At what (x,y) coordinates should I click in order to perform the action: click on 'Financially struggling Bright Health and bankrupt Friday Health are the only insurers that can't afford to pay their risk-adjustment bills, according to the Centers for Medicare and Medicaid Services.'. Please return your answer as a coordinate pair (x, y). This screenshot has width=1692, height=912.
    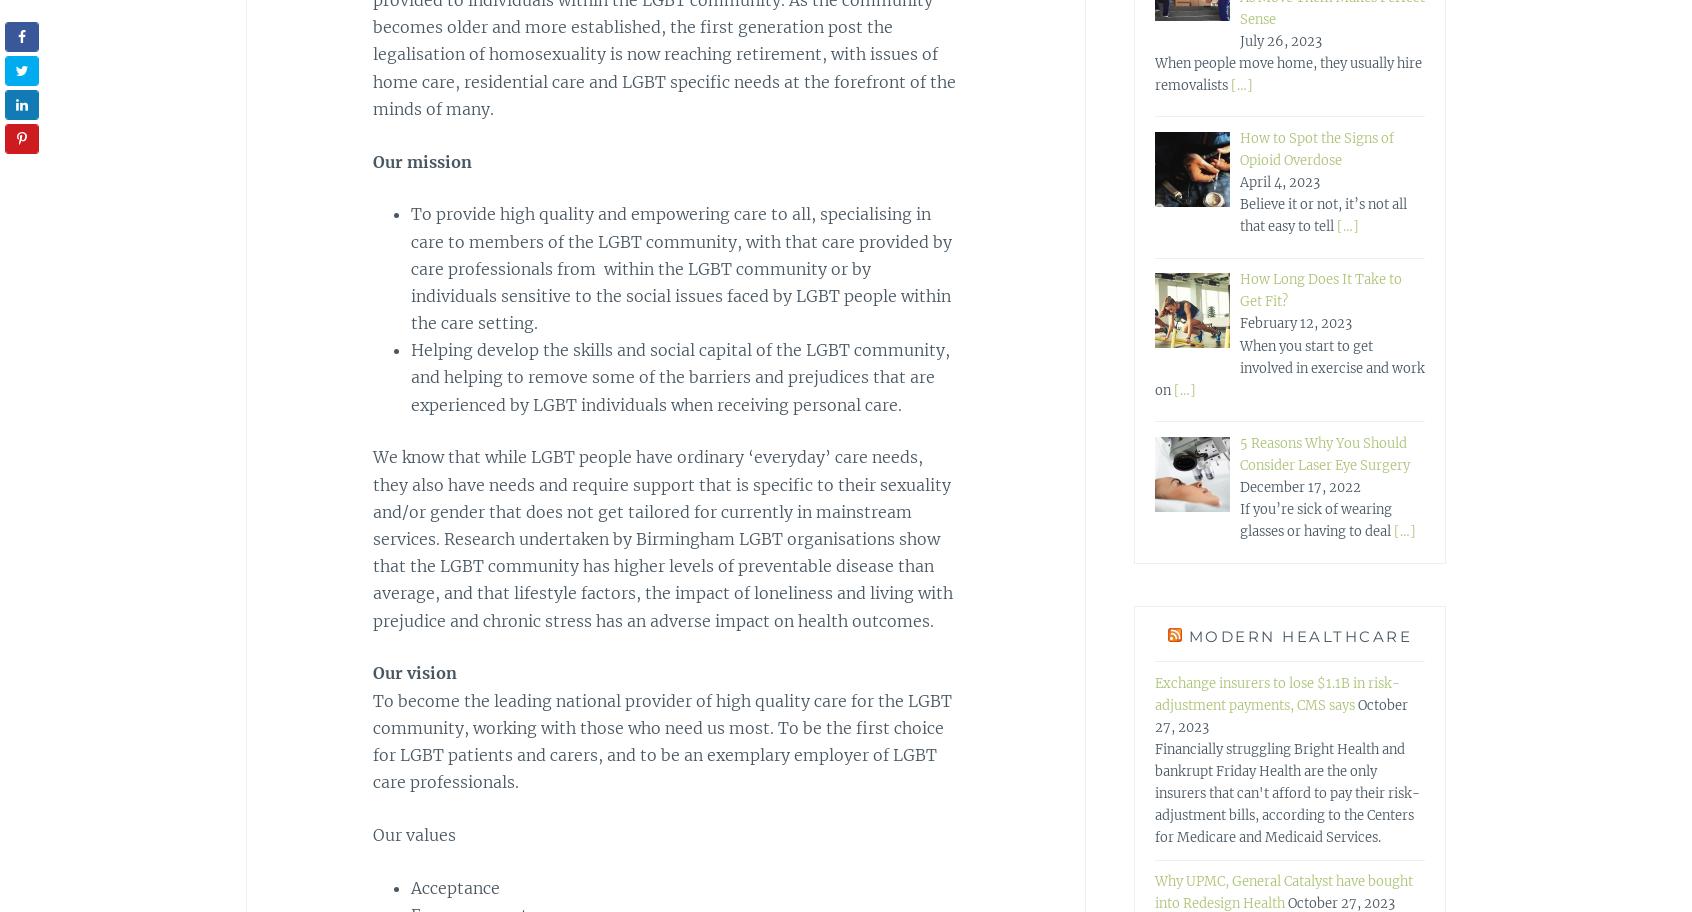
    Looking at the image, I should click on (1153, 792).